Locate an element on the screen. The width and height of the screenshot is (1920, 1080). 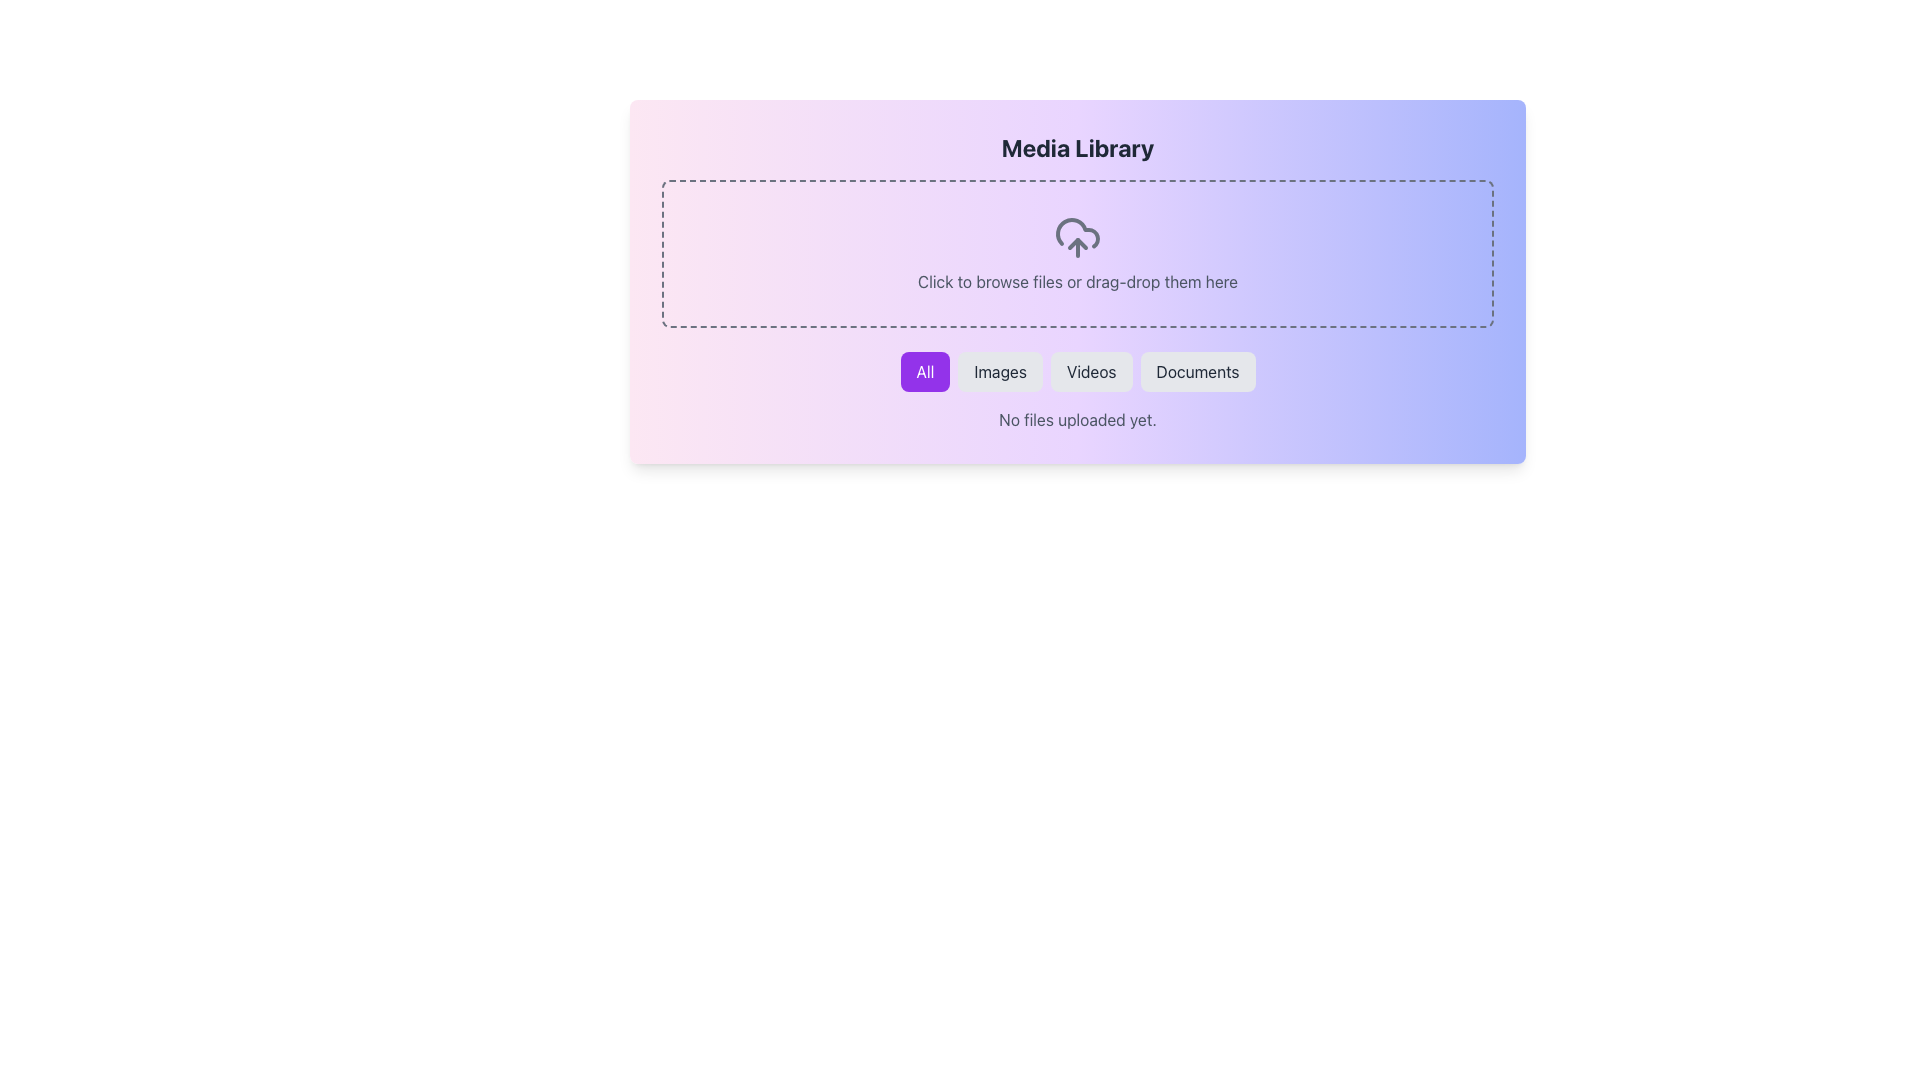
instructional text label guiding users on how to upload files, located prominently in the middle of the main view below the upload icon and above the filter buttons is located at coordinates (1077, 281).